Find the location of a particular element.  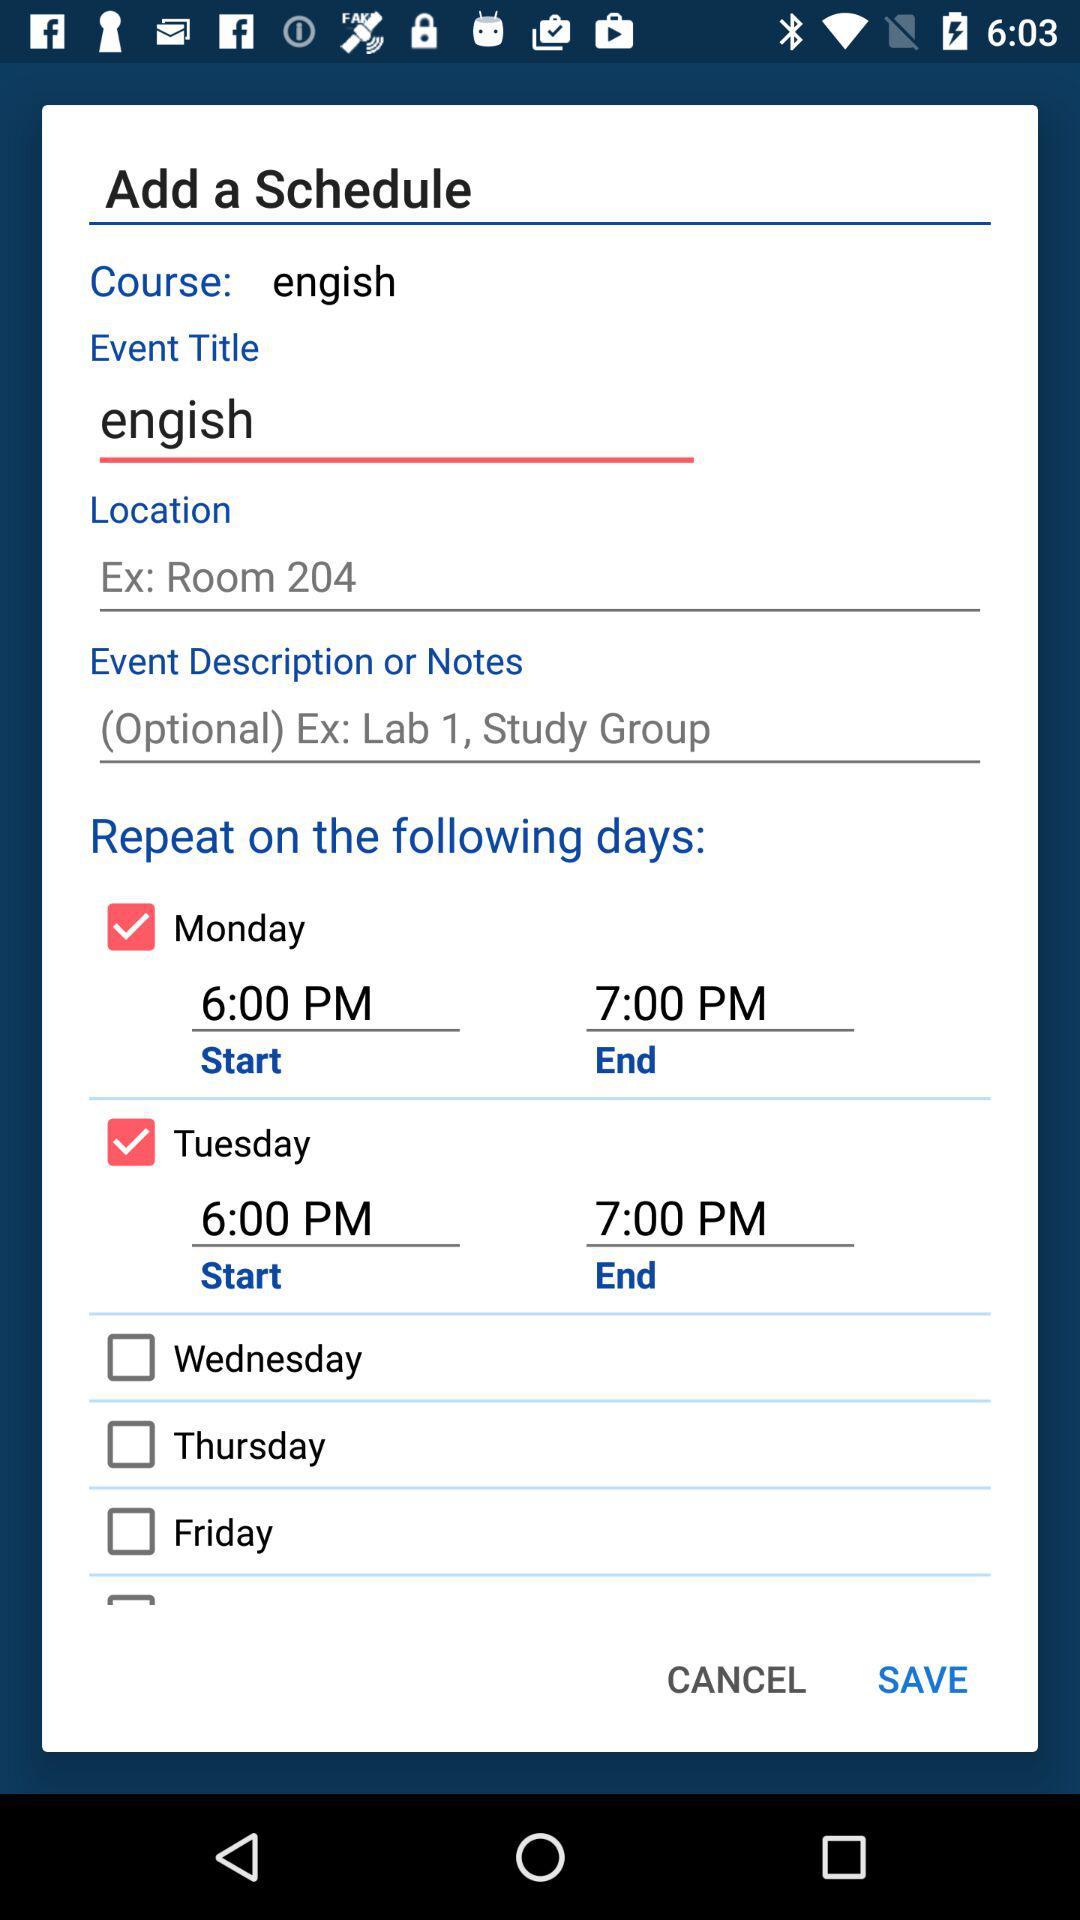

monday is located at coordinates (197, 925).